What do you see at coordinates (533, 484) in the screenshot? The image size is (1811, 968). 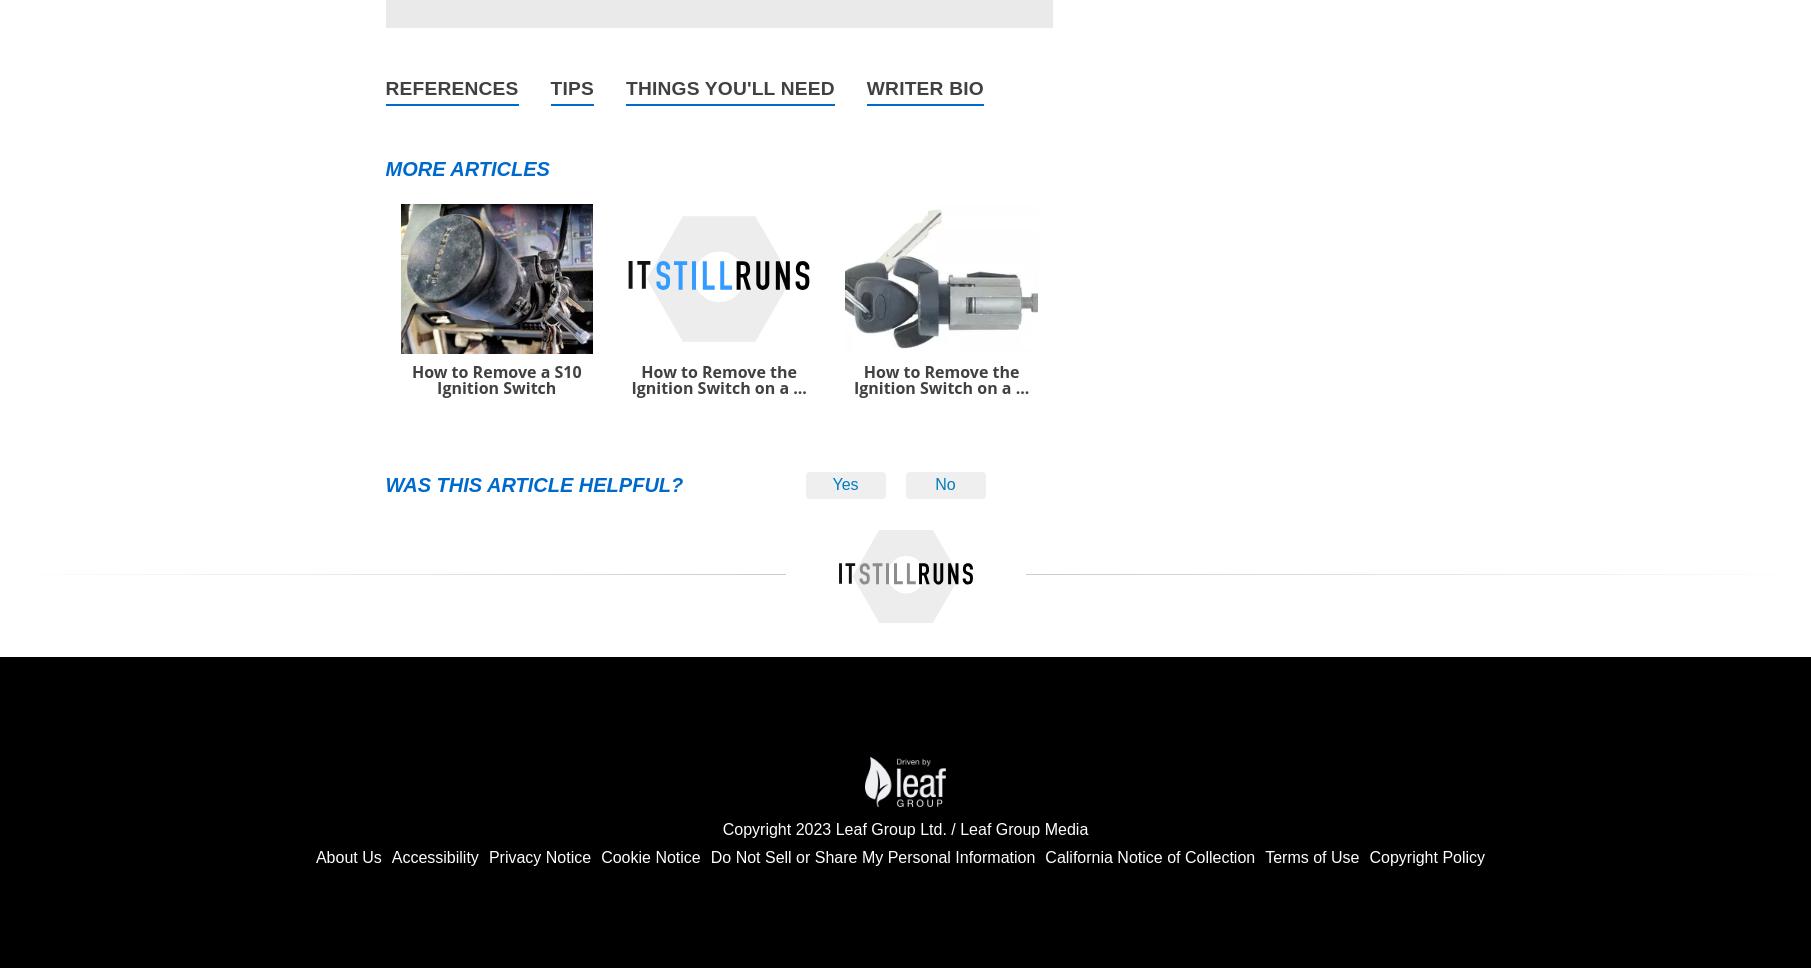 I see `'Was this article helpful?'` at bounding box center [533, 484].